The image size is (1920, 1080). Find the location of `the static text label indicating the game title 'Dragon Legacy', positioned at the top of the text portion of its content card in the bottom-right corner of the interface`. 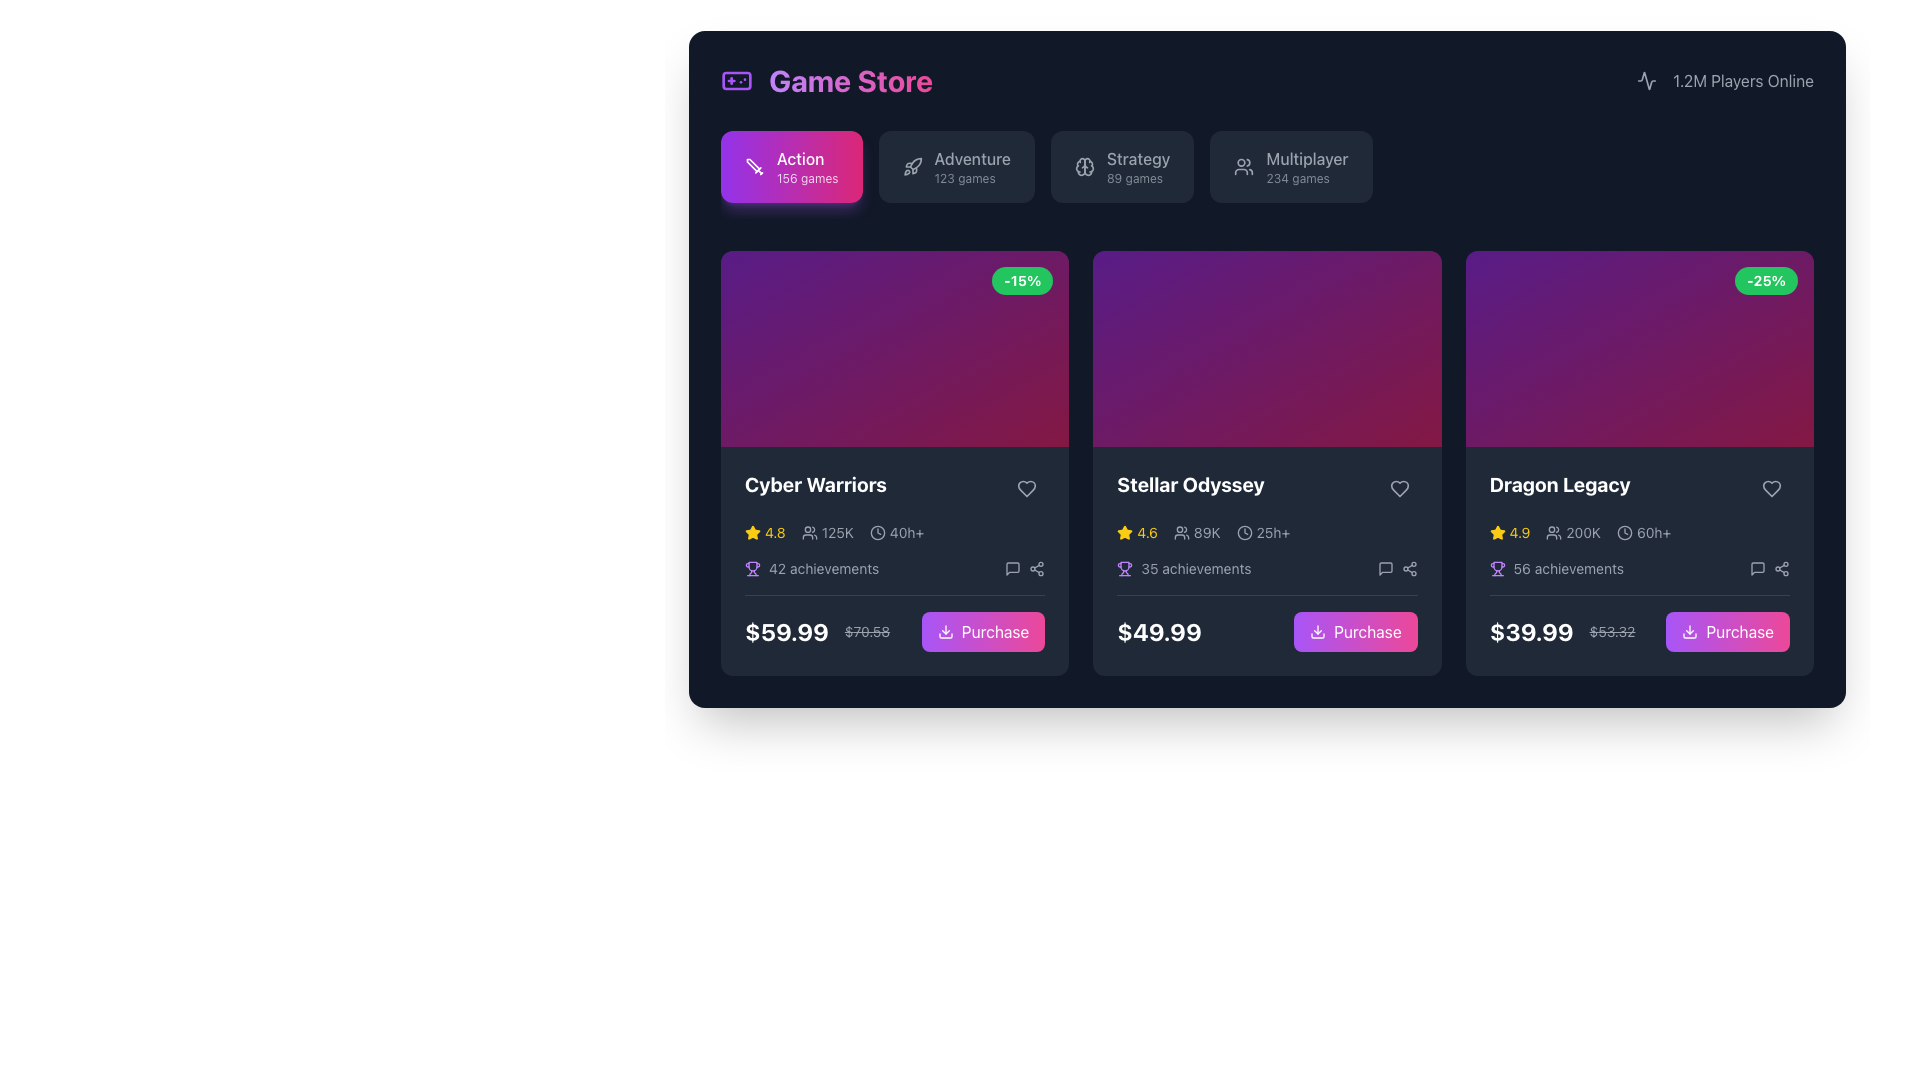

the static text label indicating the game title 'Dragon Legacy', positioned at the top of the text portion of its content card in the bottom-right corner of the interface is located at coordinates (1559, 484).